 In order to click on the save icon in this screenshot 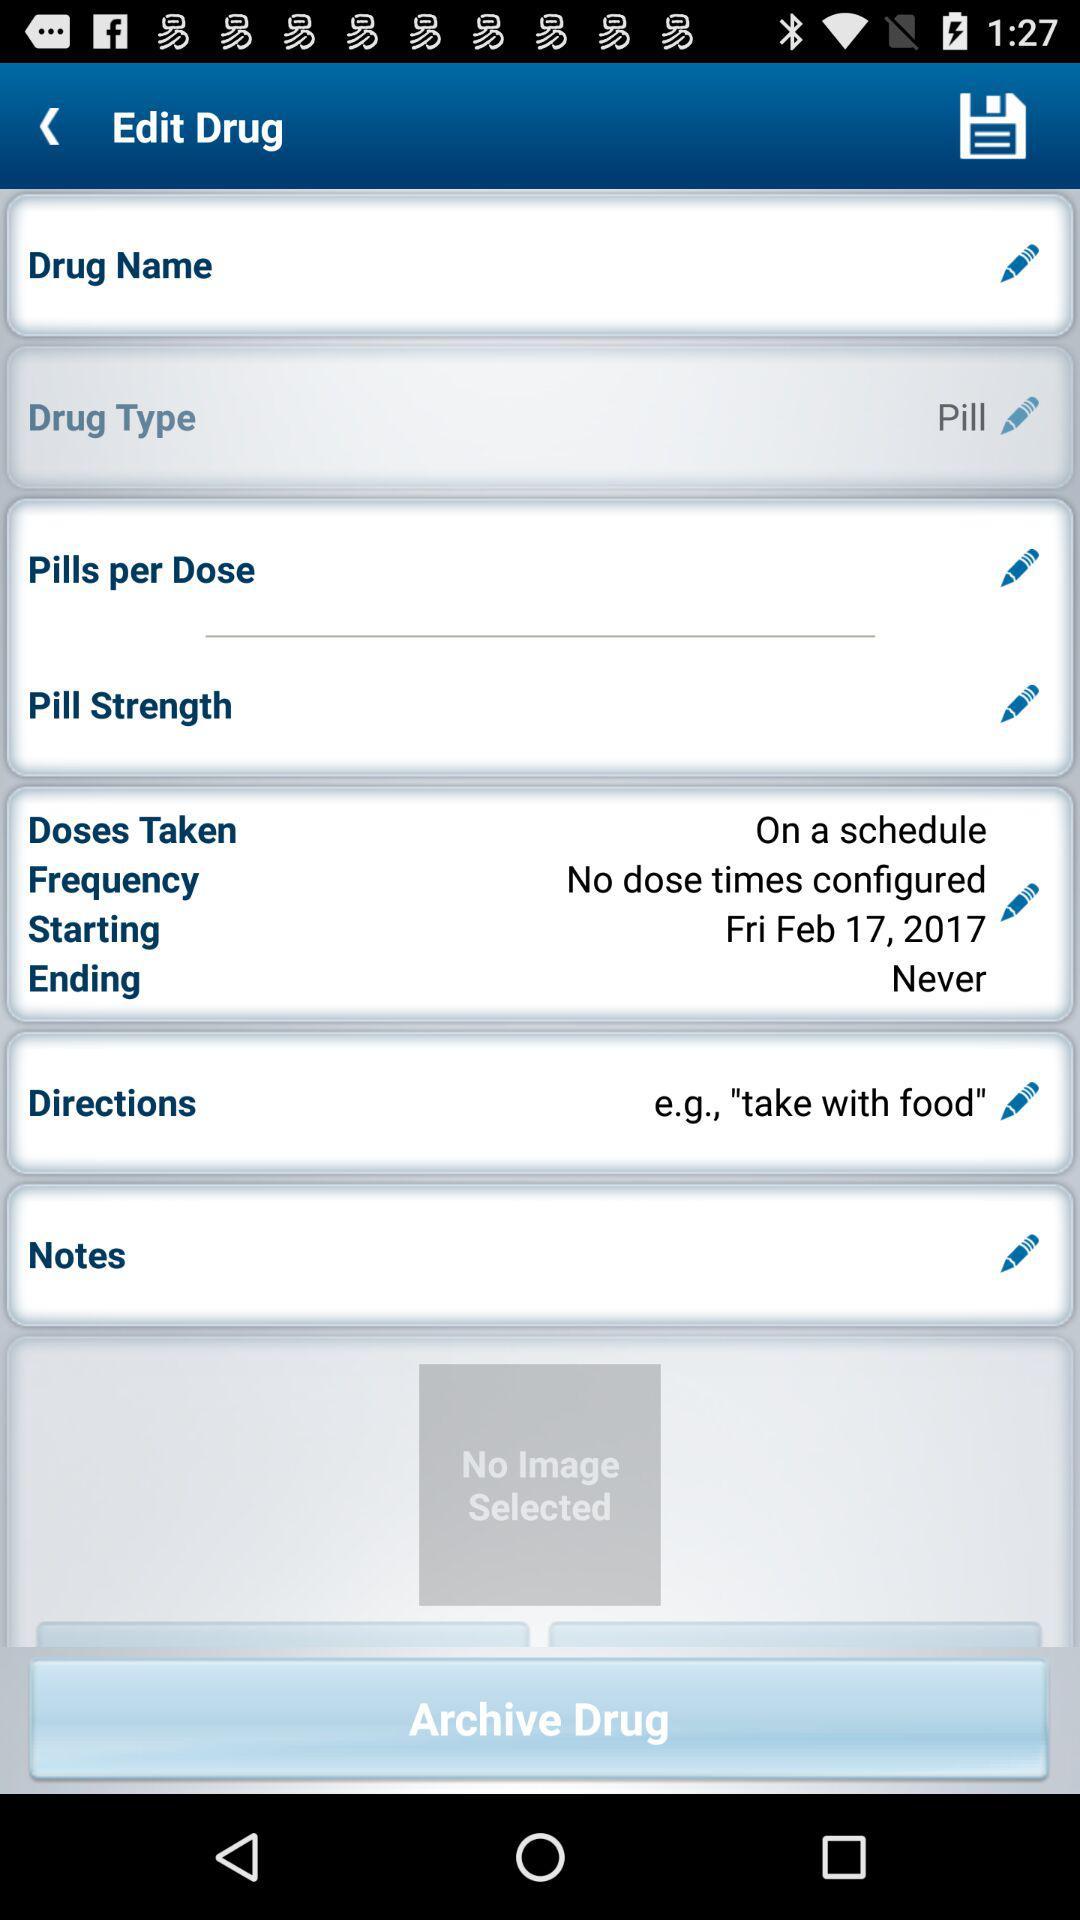, I will do `click(992, 133)`.